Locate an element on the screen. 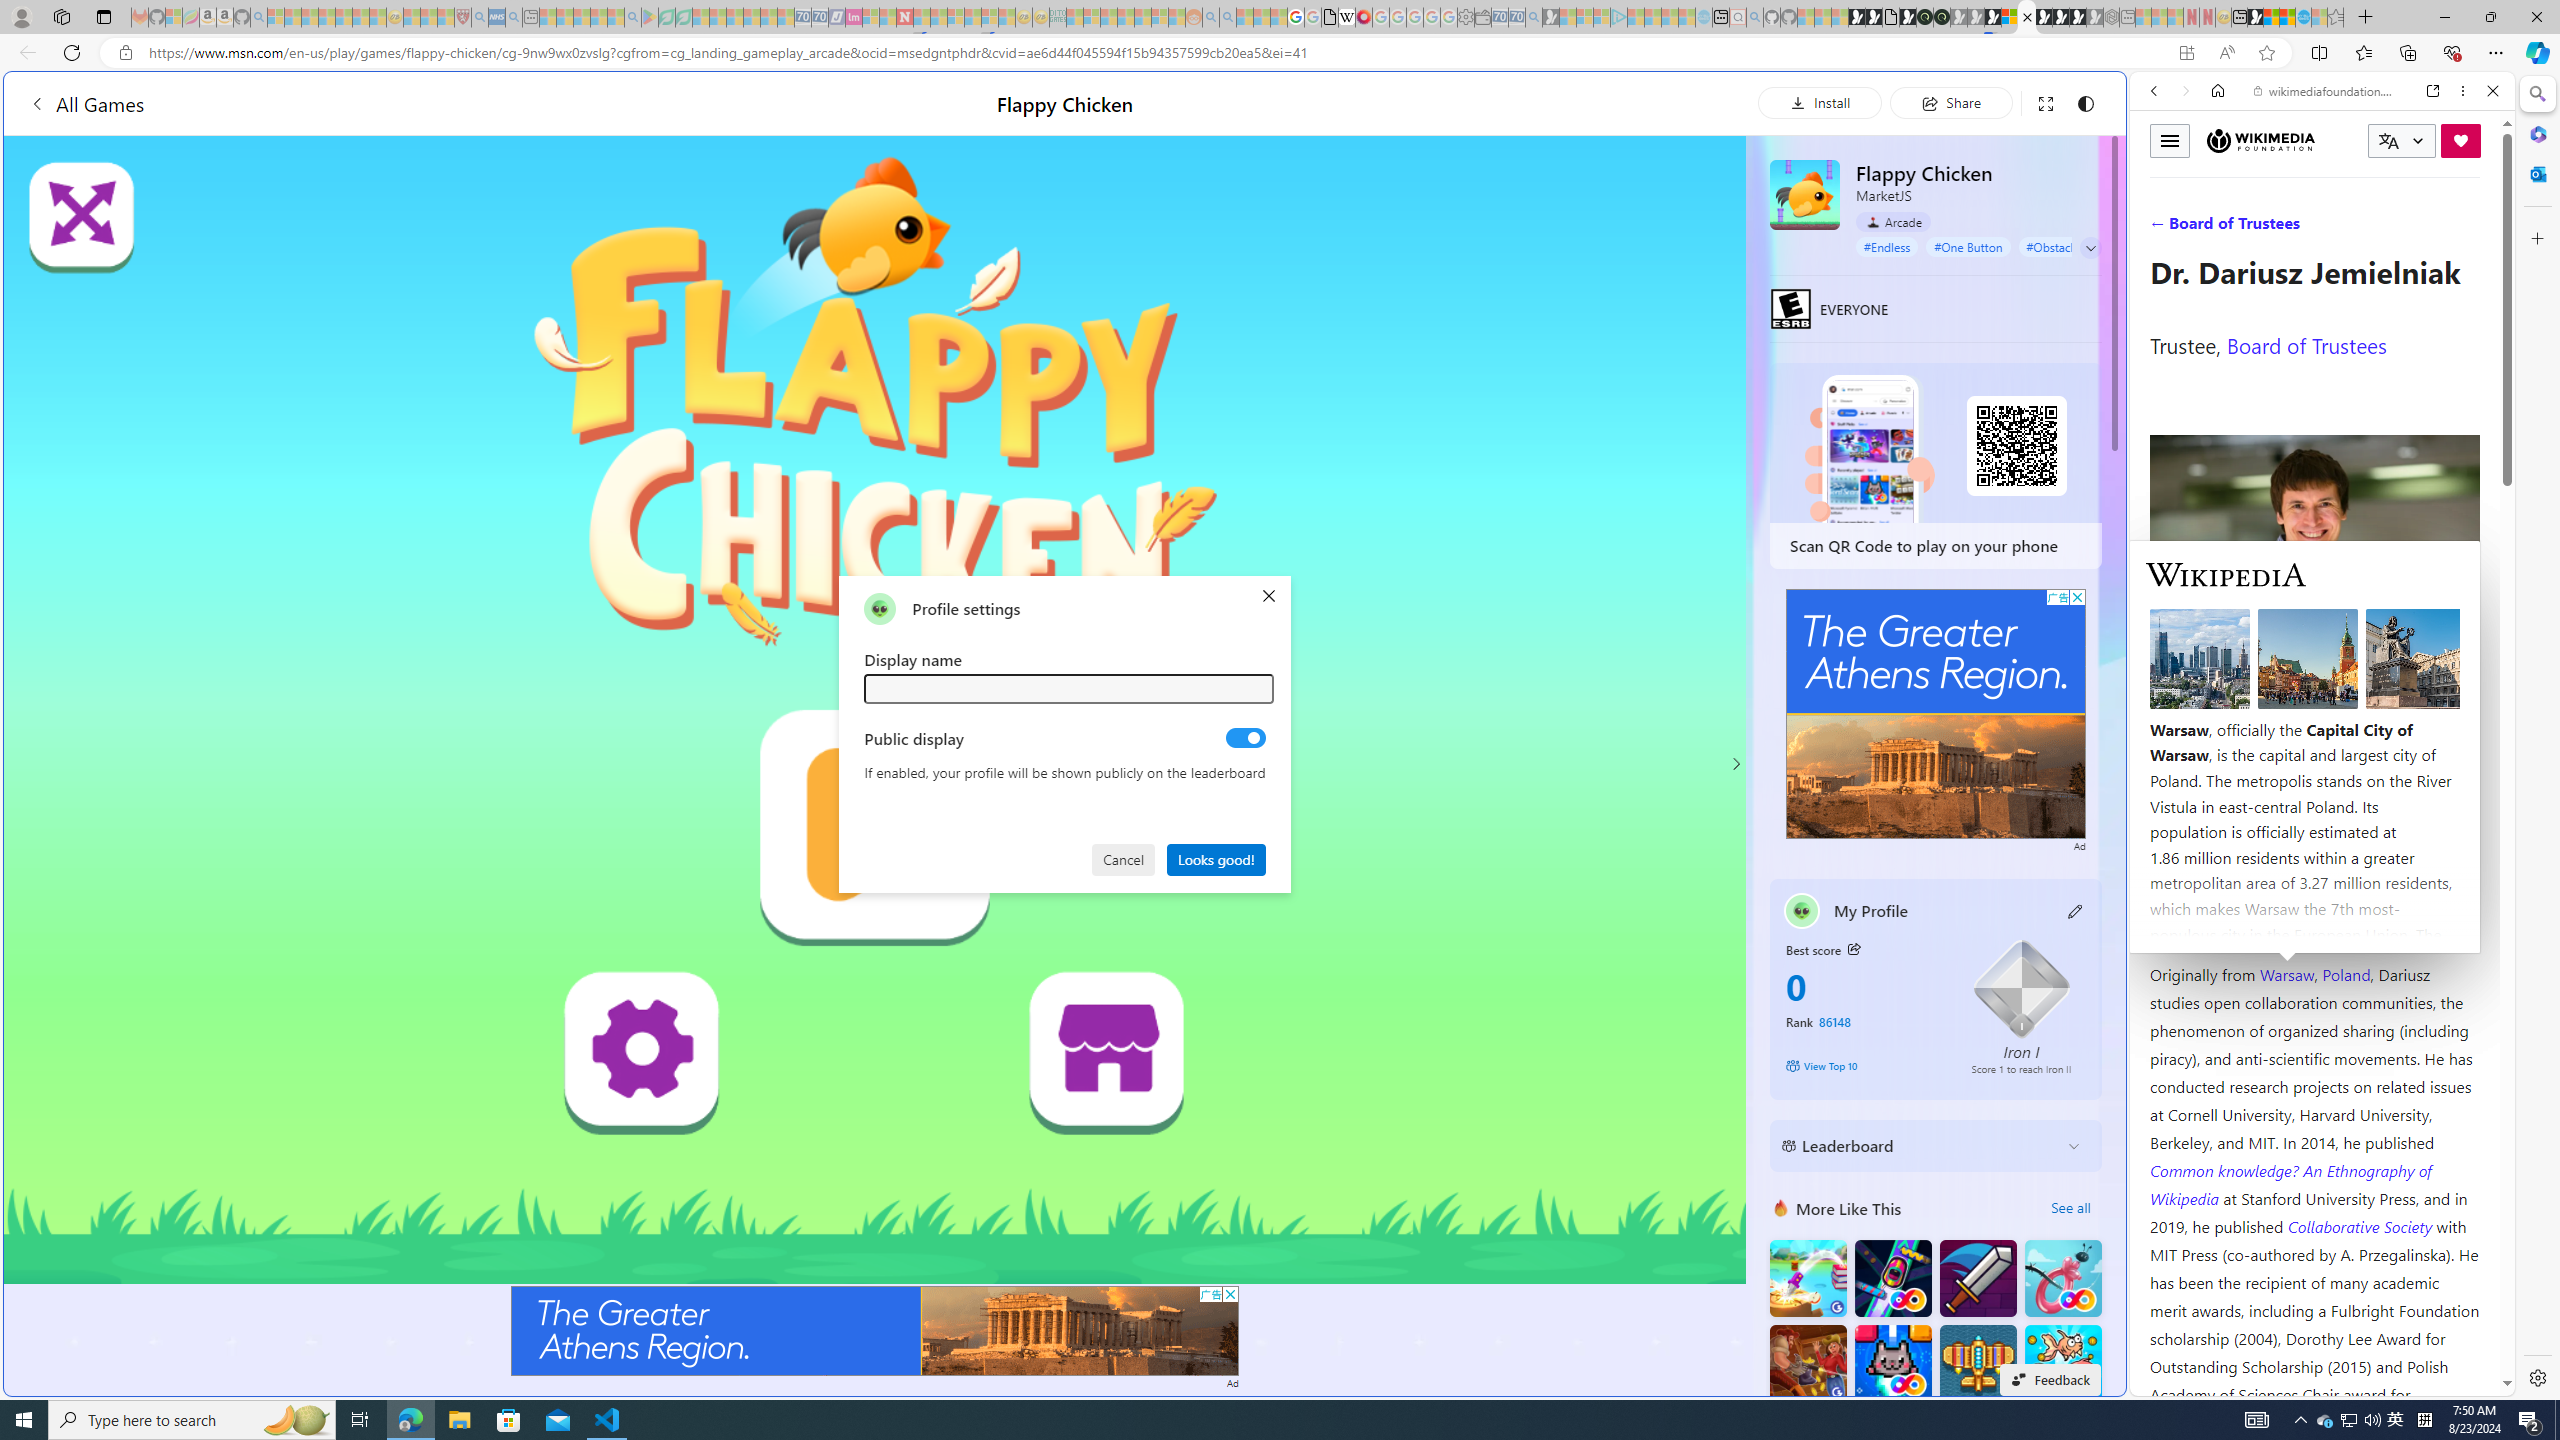 This screenshot has height=1440, width=2560. '#Obstacle Course' is located at coordinates (2071, 245).